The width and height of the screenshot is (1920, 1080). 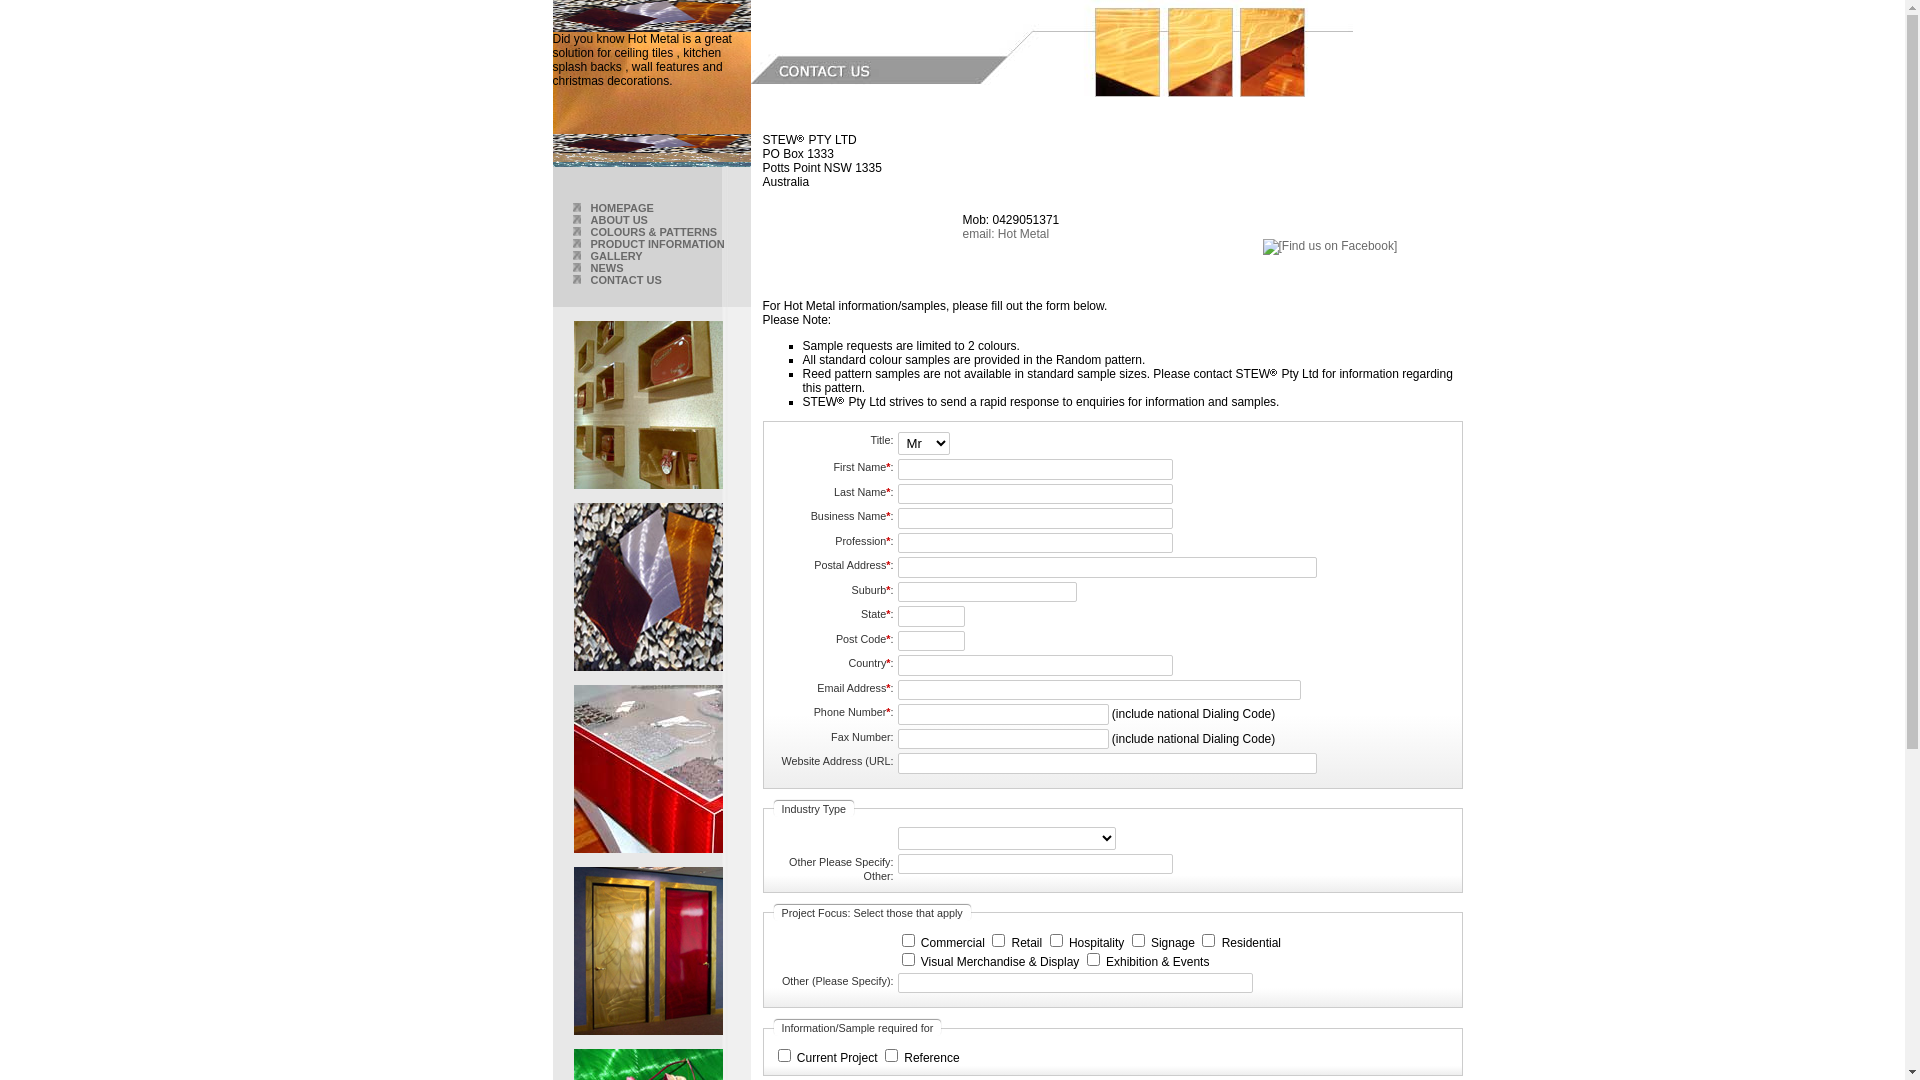 I want to click on 'CONTACT US', so click(x=624, y=280).